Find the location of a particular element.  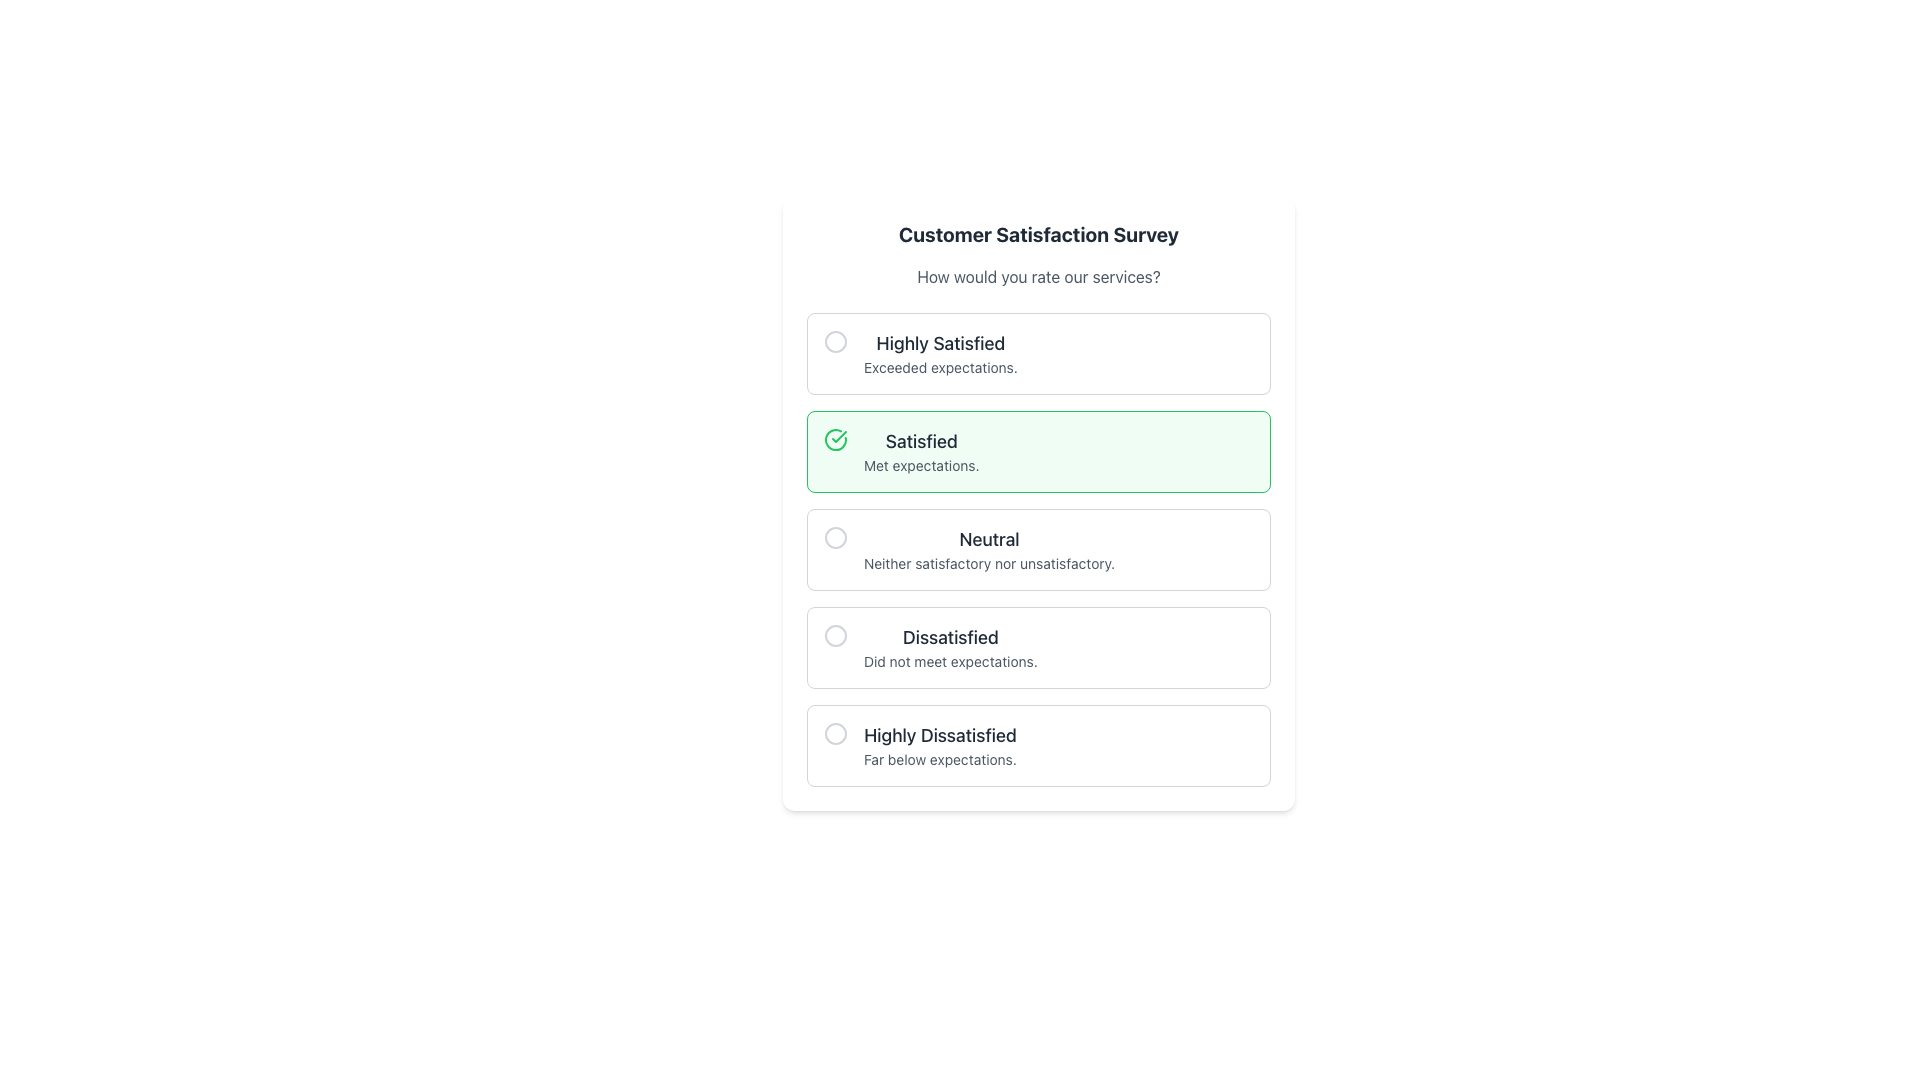

the round icon with a gray outline located to the left of the 'Dissatisfied' rating option is located at coordinates (835, 636).